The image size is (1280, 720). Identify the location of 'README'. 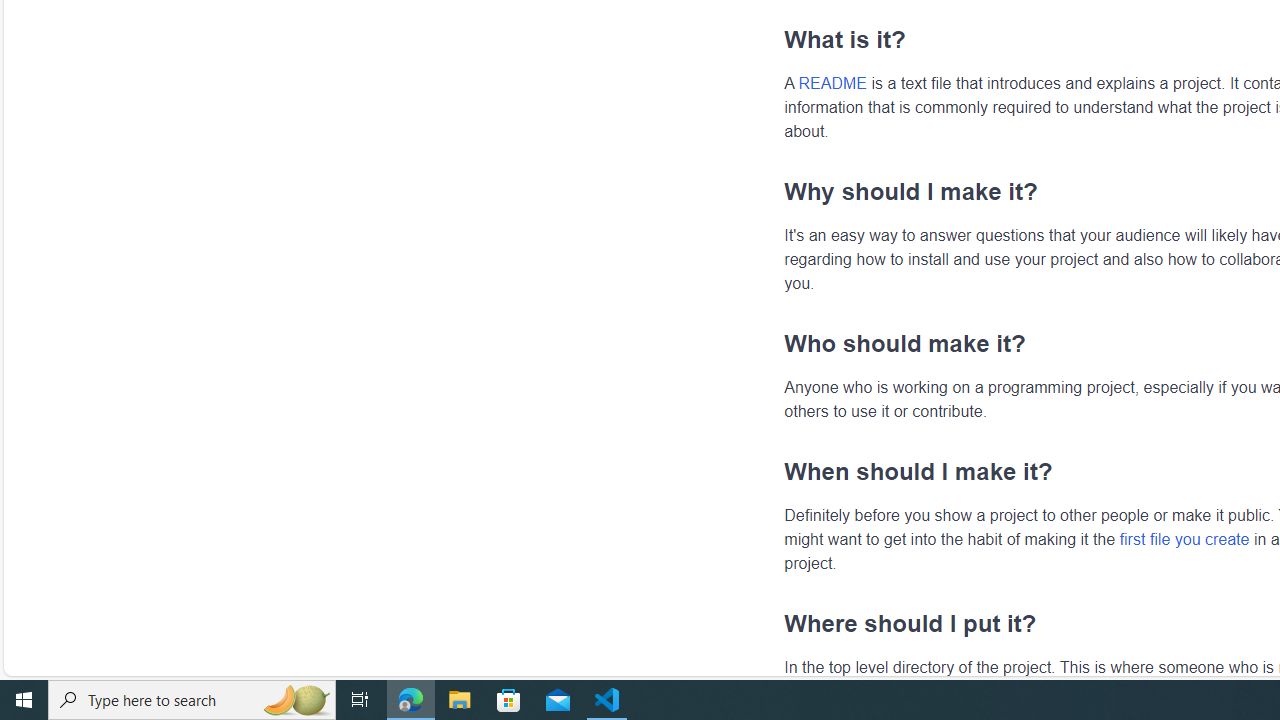
(832, 82).